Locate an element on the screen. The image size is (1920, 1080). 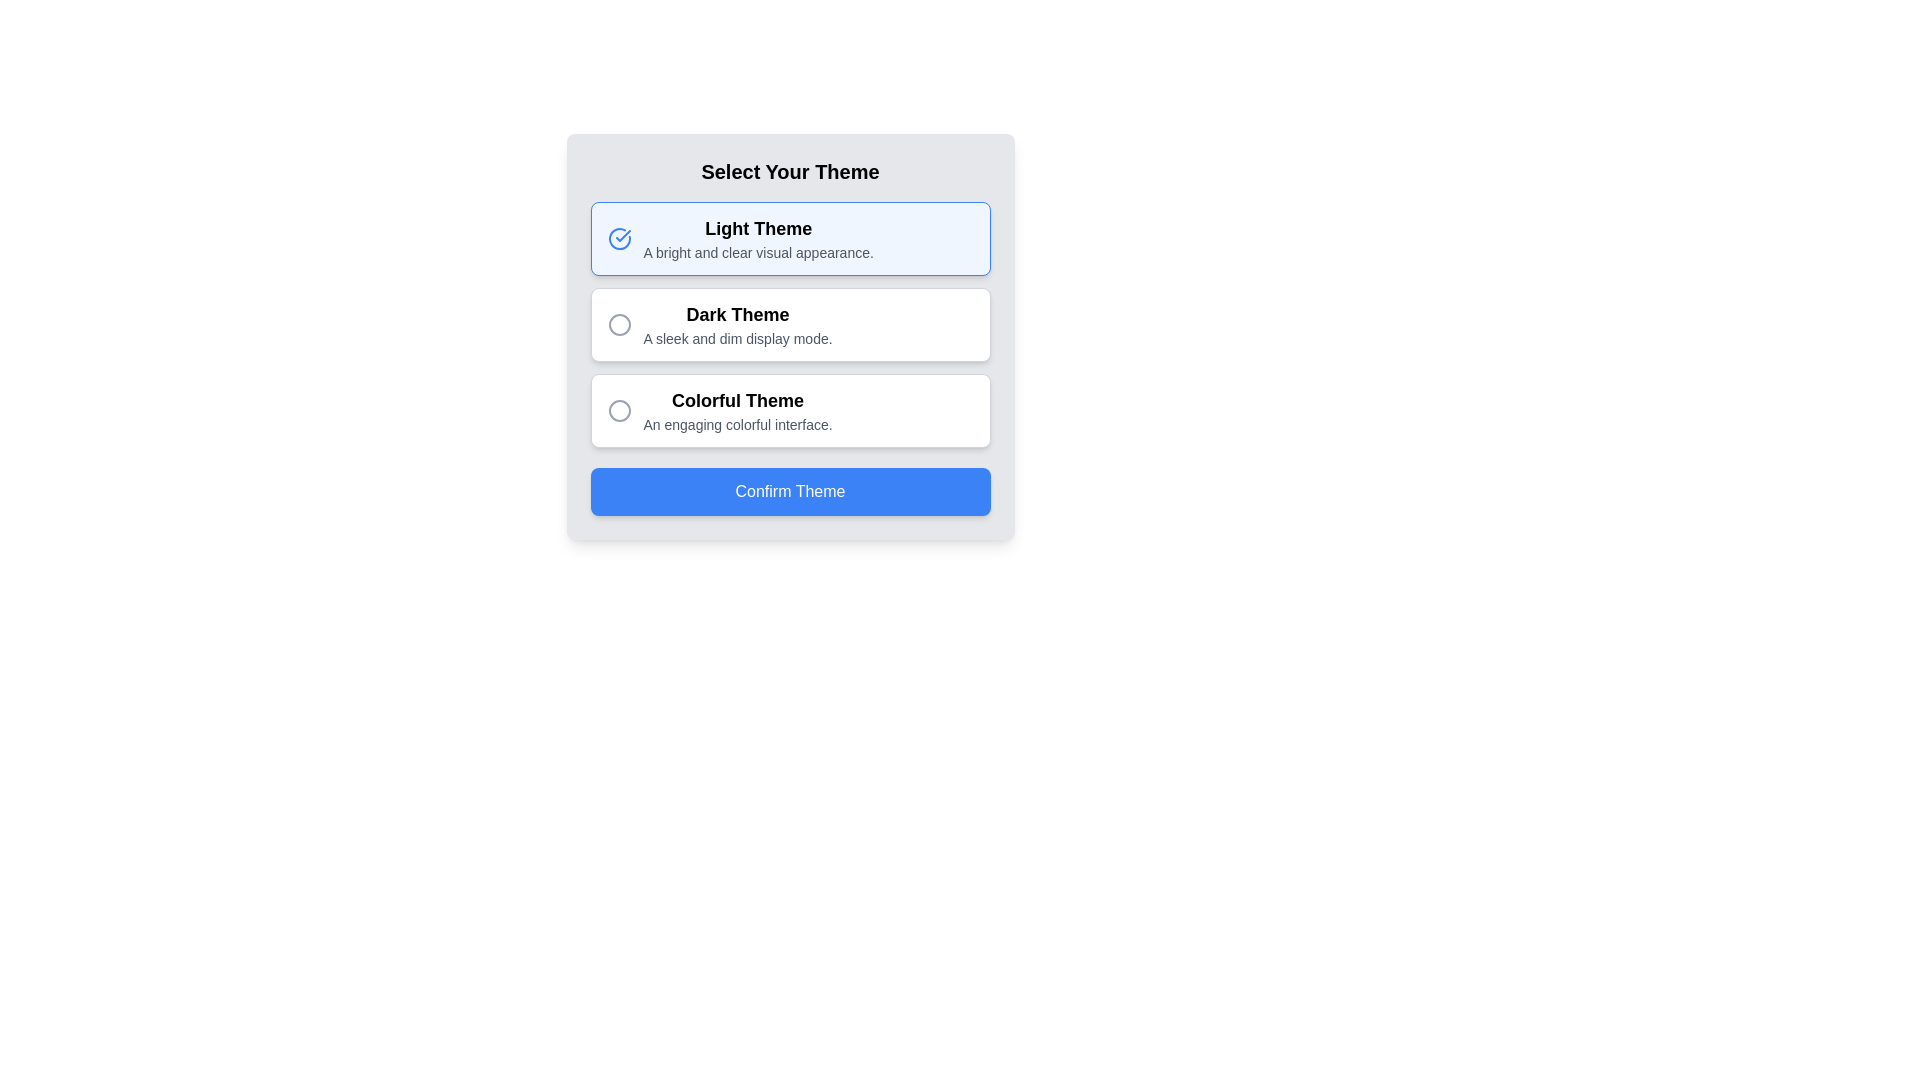
Checkbox indicator for the 'Light Theme' option, located to the left of the text block that reads 'Light Theme - A bright and clear visual appearance' is located at coordinates (618, 238).